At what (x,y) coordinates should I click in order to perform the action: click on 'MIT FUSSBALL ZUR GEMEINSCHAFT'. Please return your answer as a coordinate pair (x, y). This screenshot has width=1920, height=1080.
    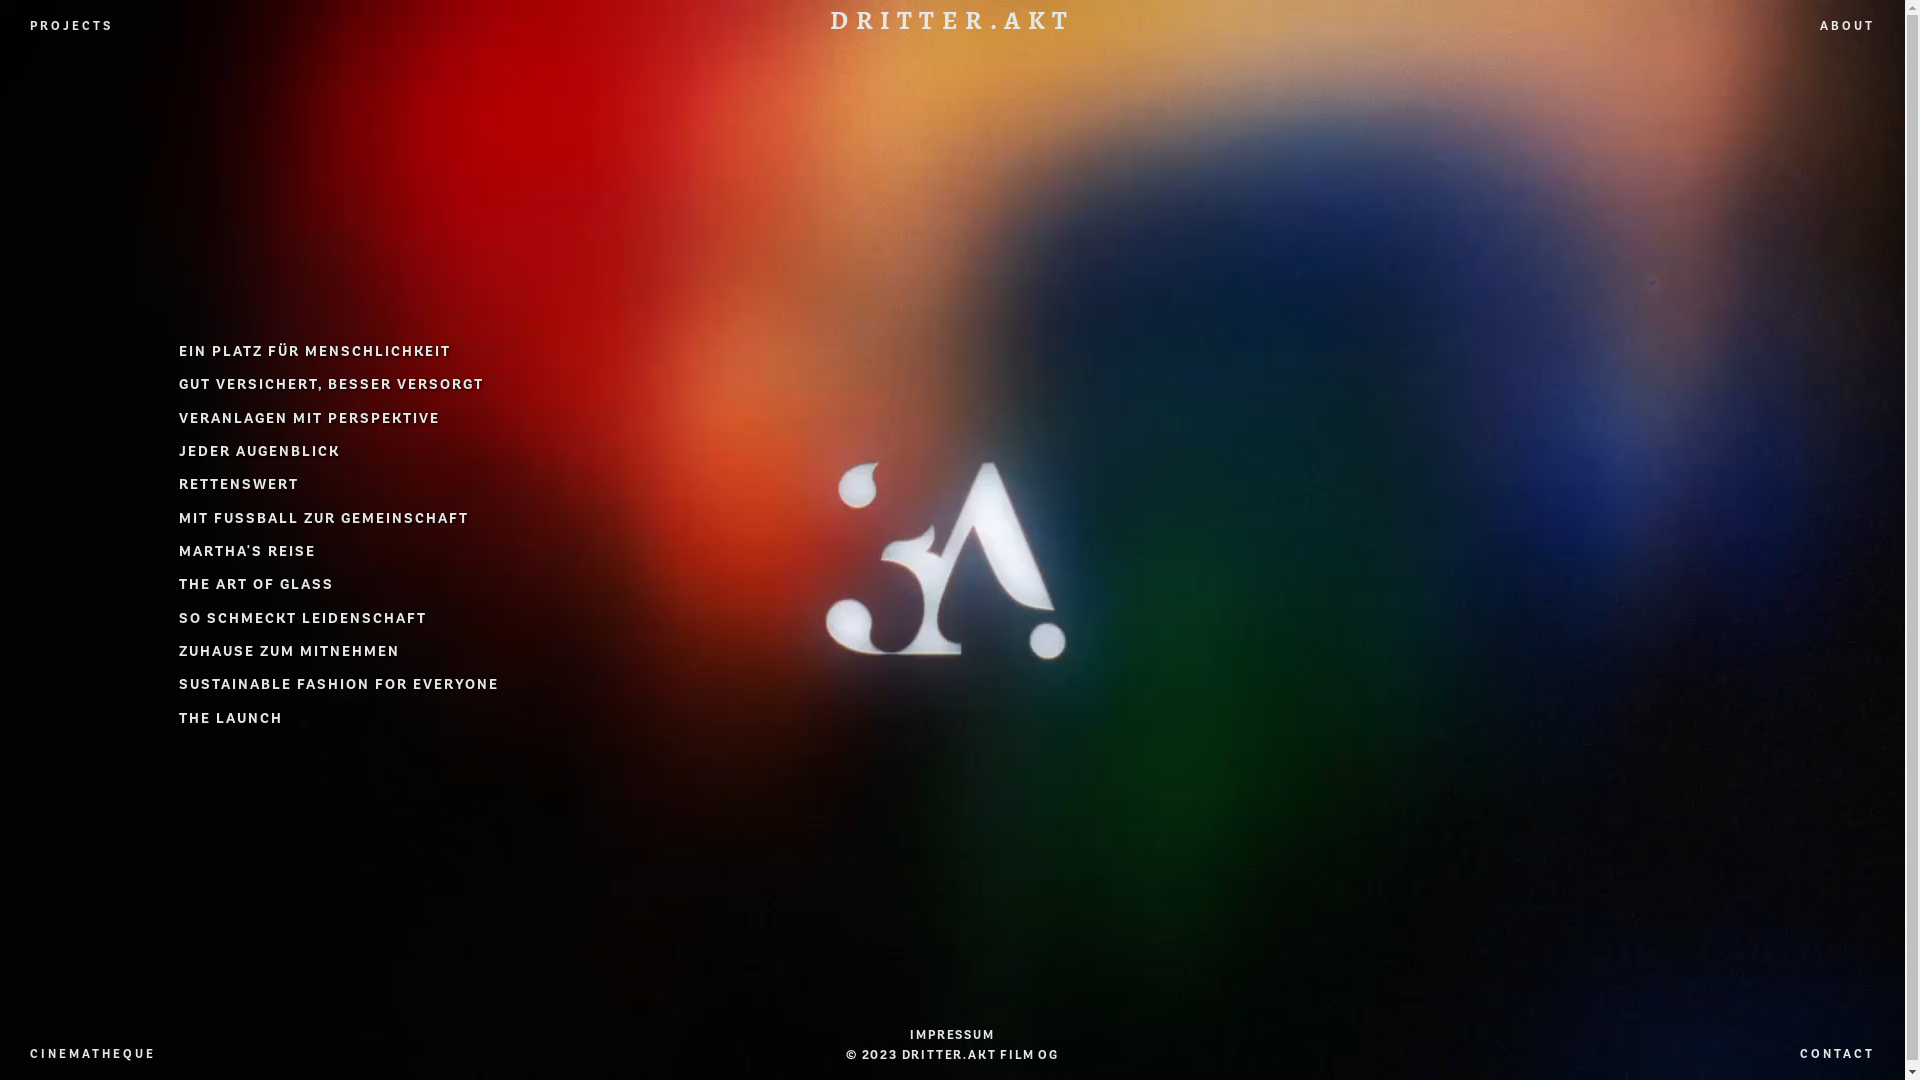
    Looking at the image, I should click on (324, 517).